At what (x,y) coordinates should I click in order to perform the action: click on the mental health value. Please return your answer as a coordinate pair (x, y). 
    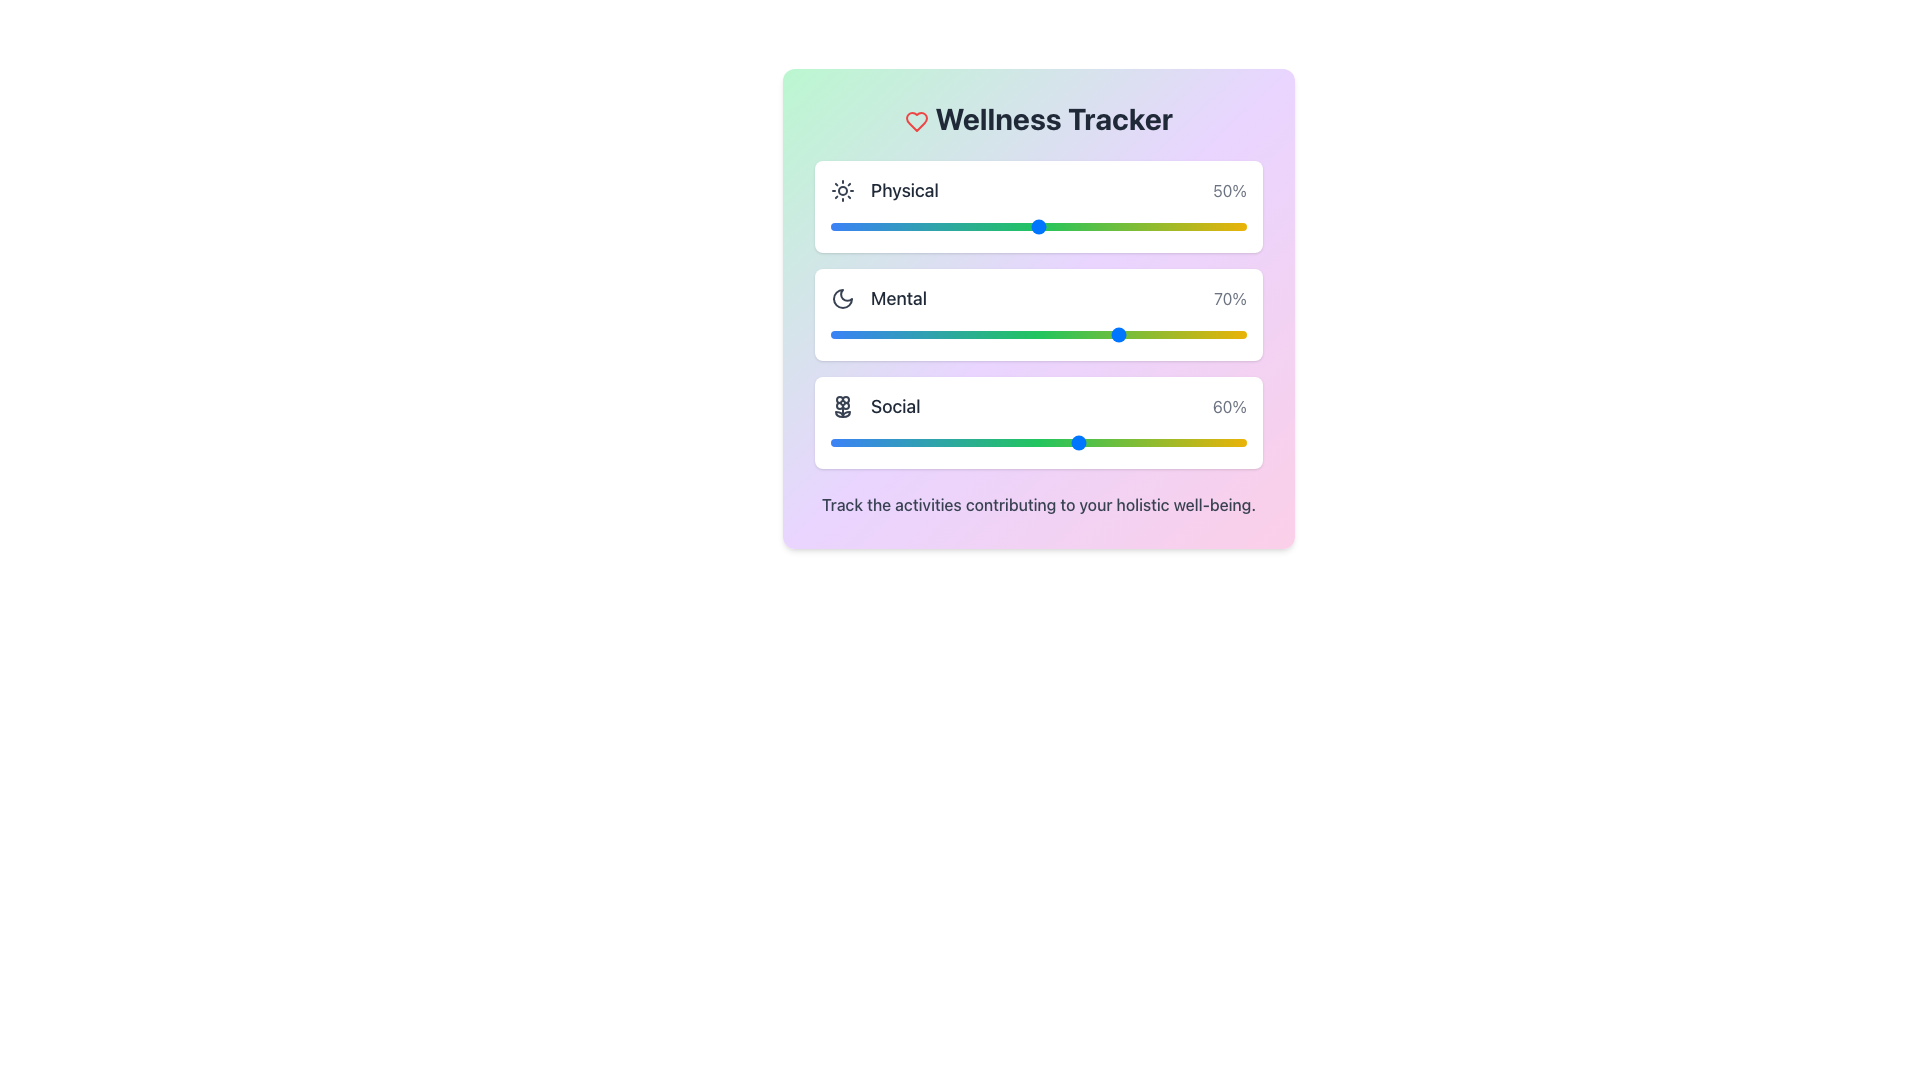
    Looking at the image, I should click on (847, 334).